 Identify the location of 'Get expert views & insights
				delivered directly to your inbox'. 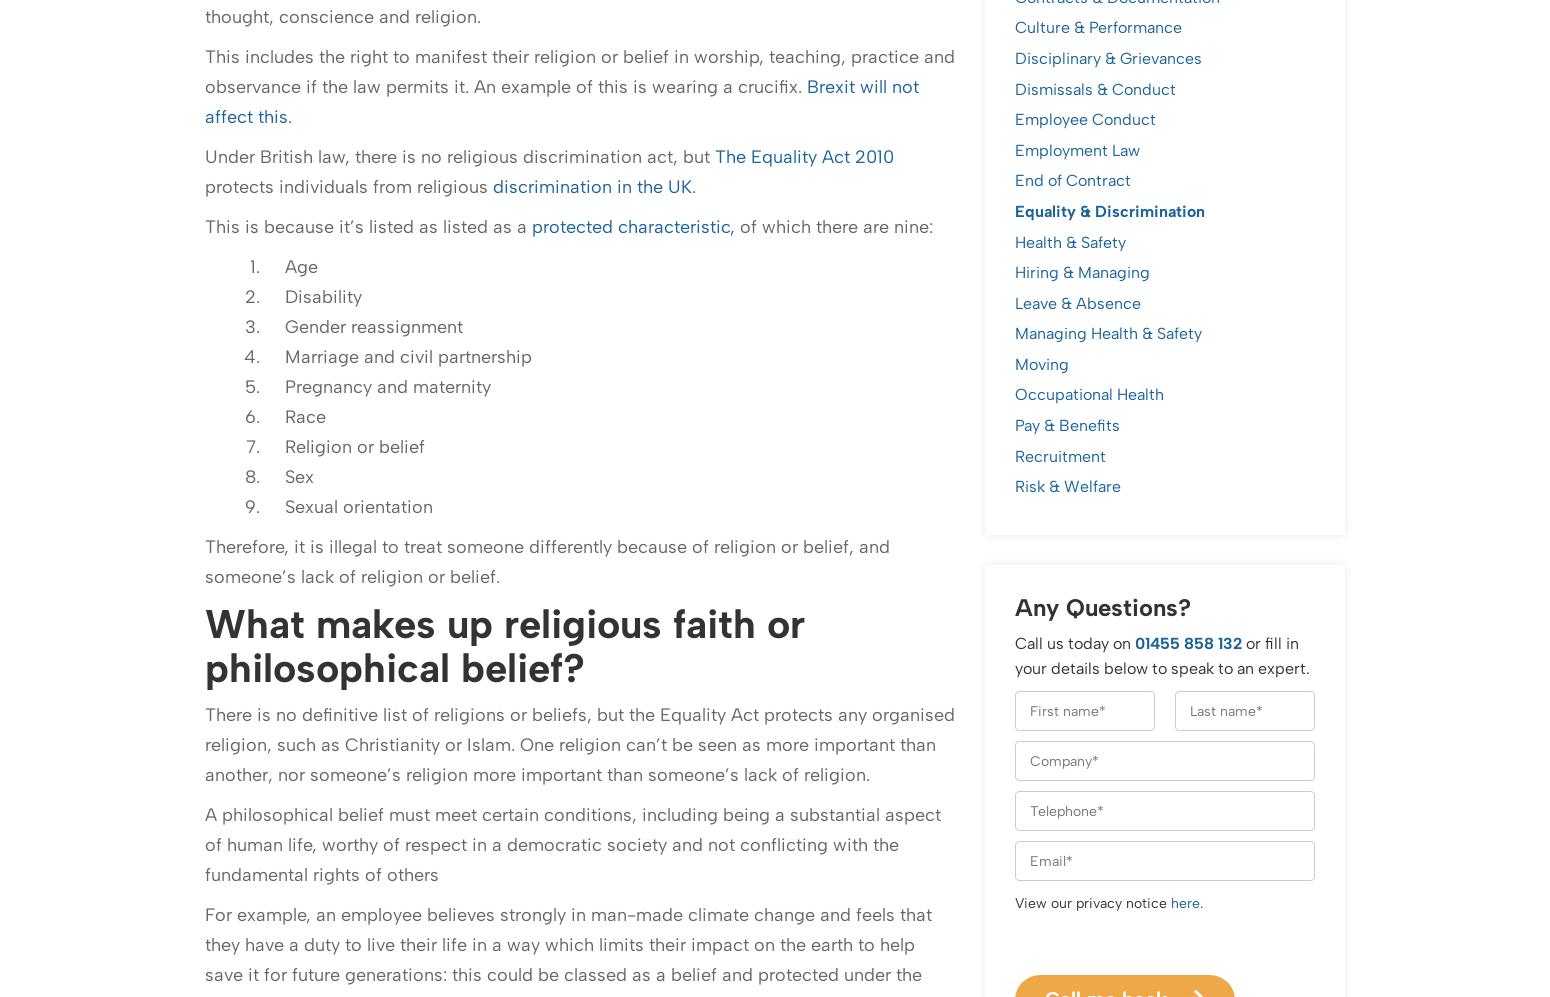
(492, 494).